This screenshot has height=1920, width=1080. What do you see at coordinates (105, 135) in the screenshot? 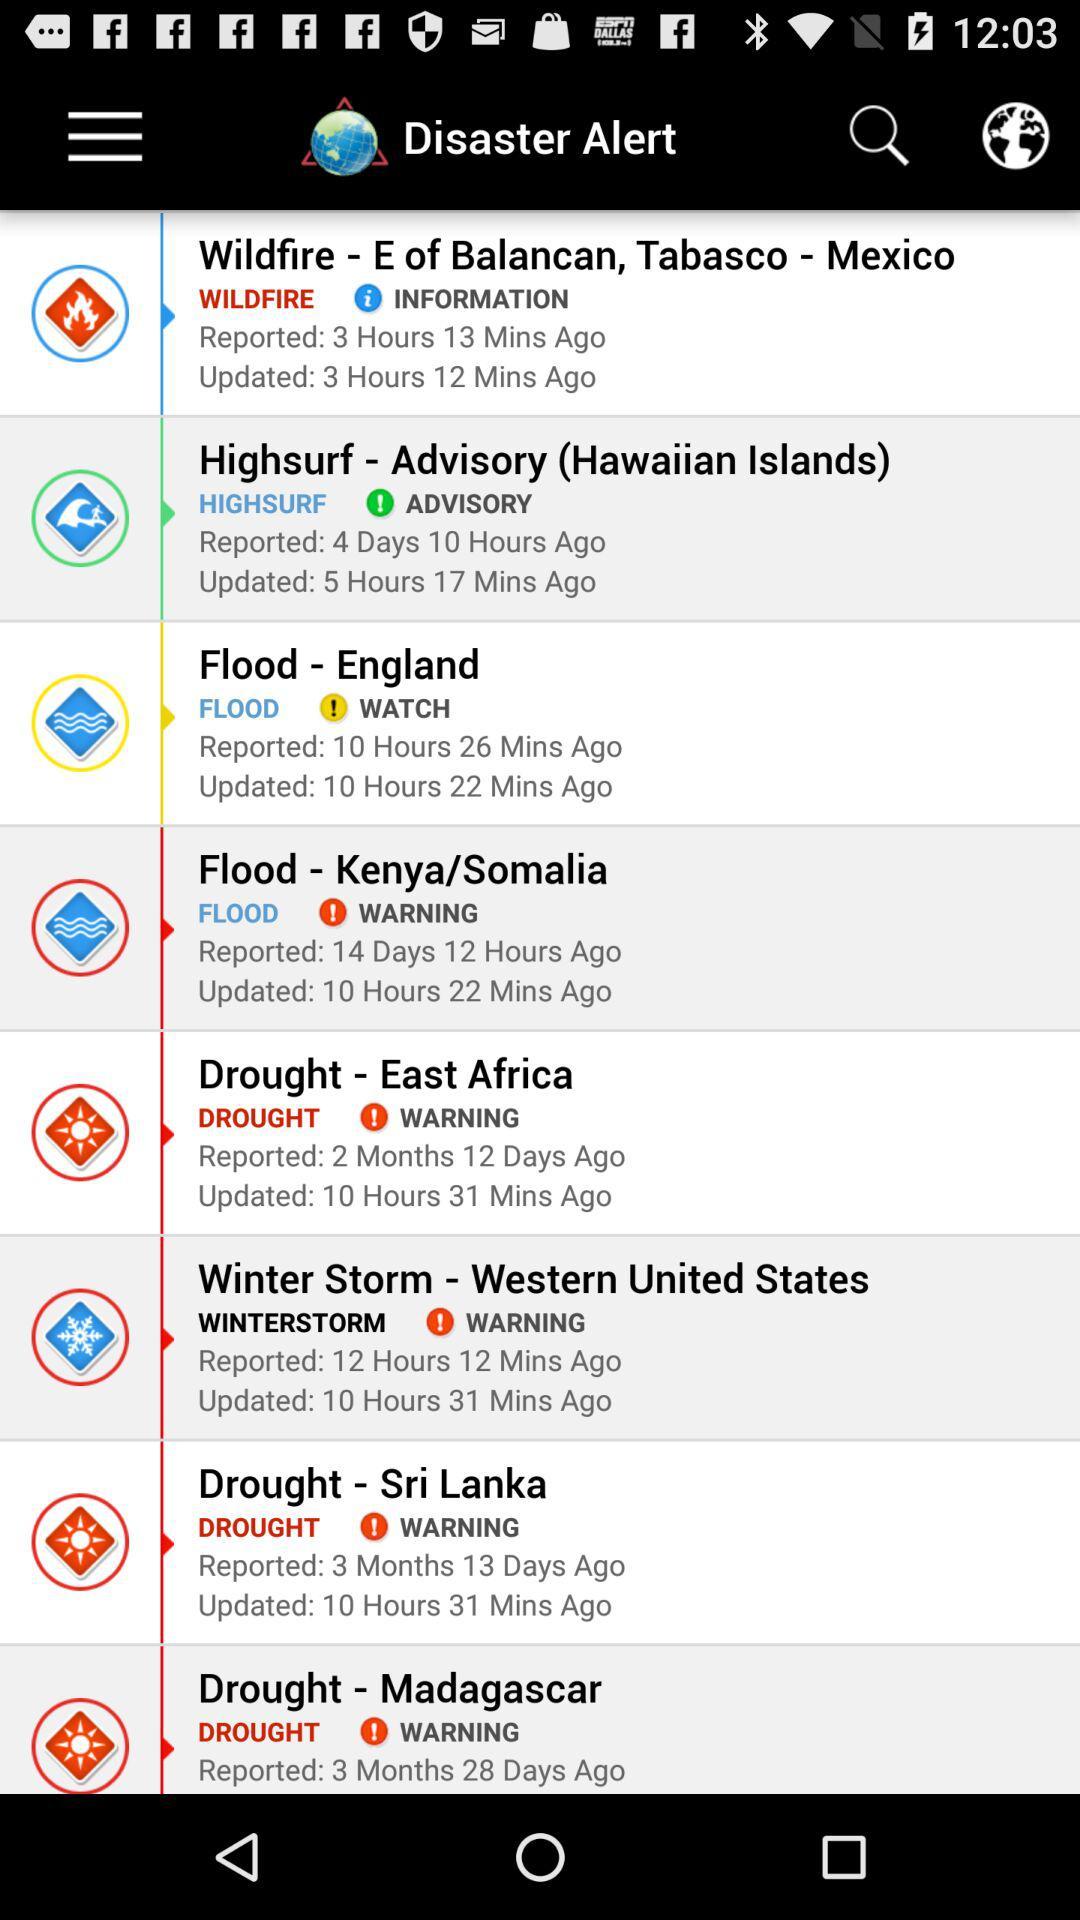
I see `expand menu` at bounding box center [105, 135].